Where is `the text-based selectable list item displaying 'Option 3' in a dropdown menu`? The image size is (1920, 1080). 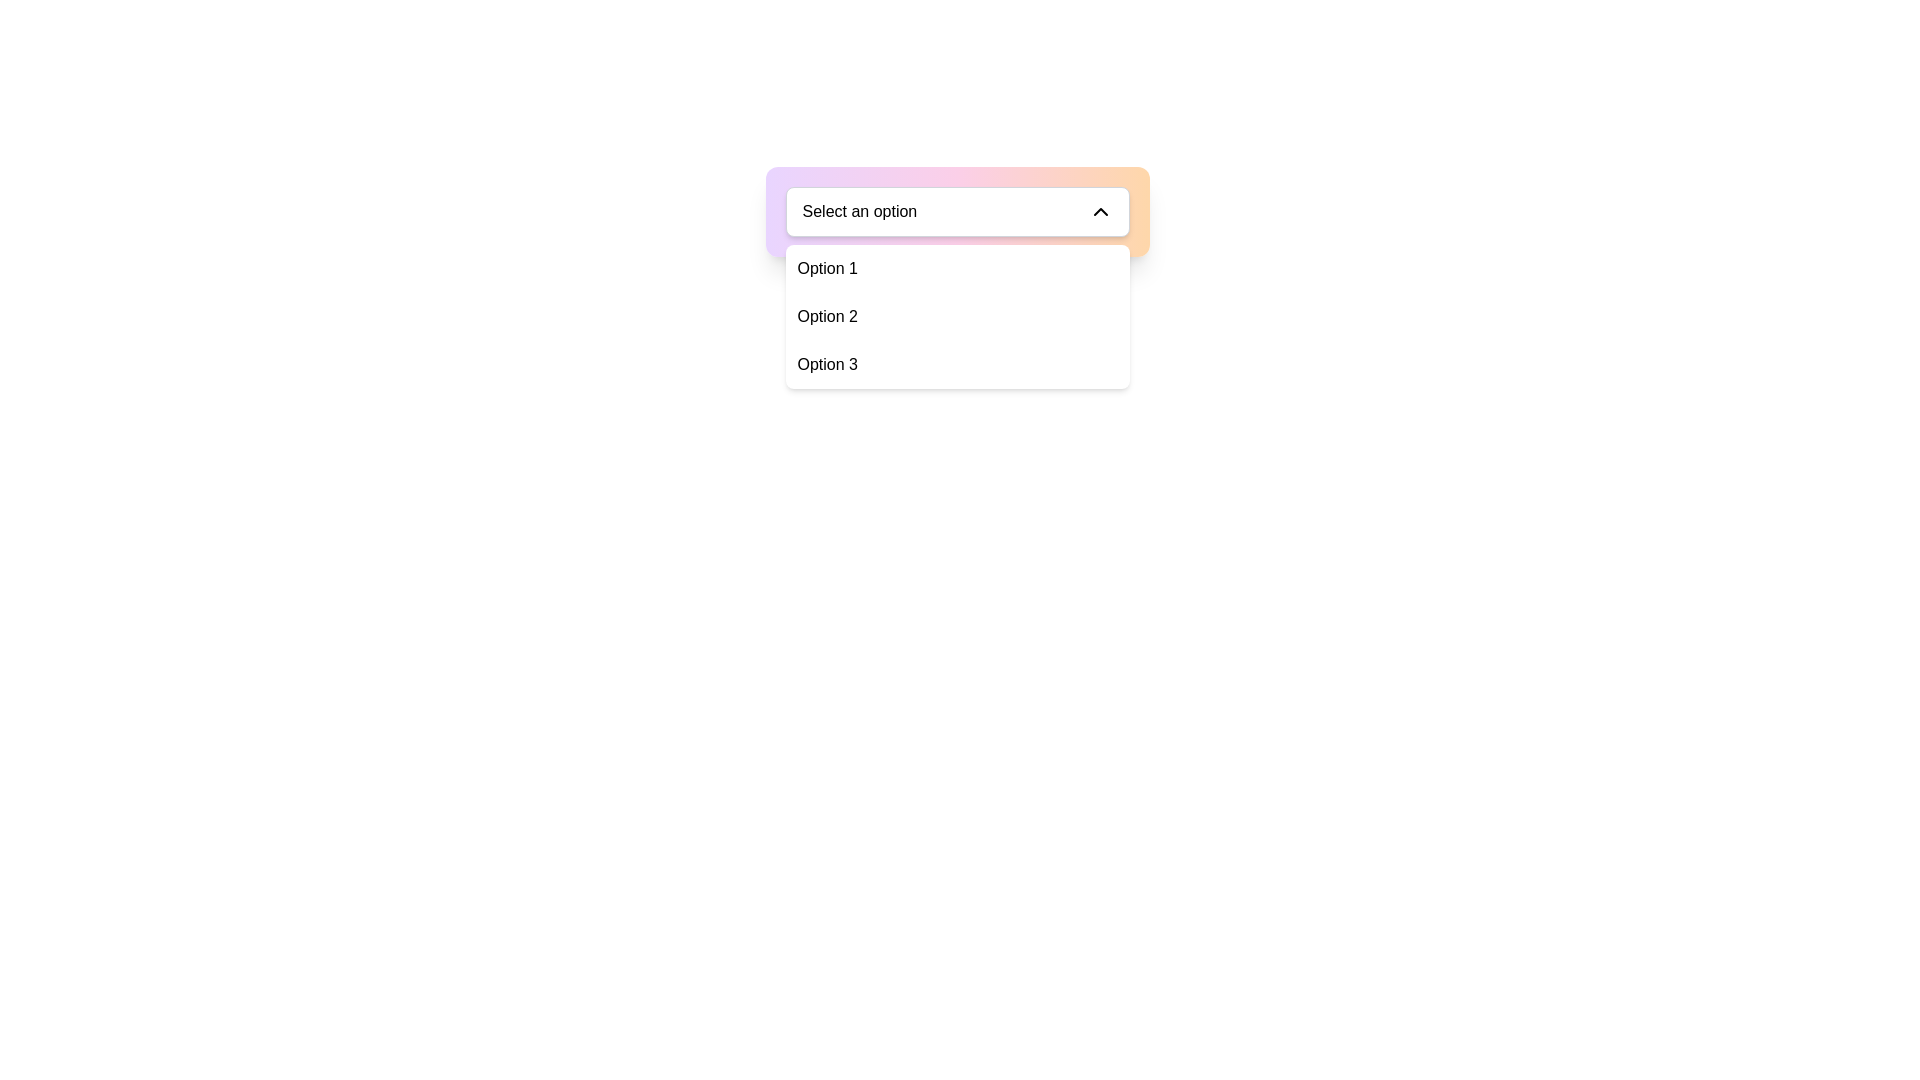
the text-based selectable list item displaying 'Option 3' in a dropdown menu is located at coordinates (827, 365).